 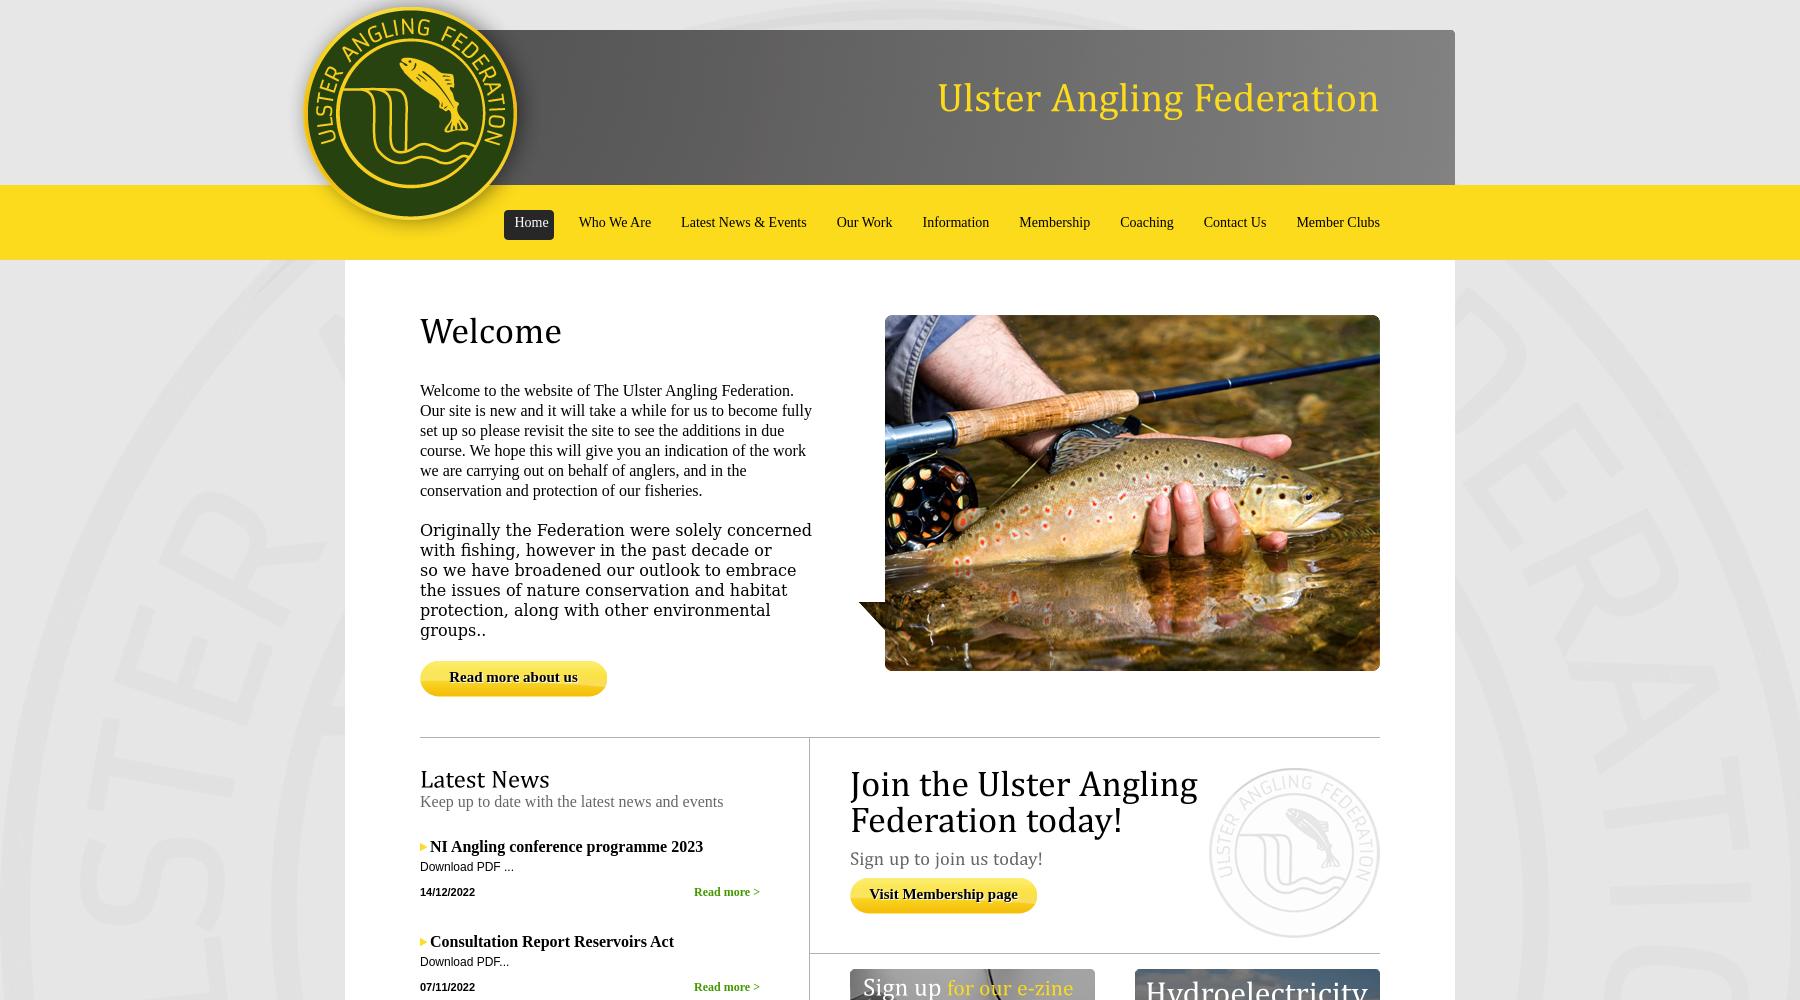 What do you see at coordinates (512, 677) in the screenshot?
I see `'Read more about us'` at bounding box center [512, 677].